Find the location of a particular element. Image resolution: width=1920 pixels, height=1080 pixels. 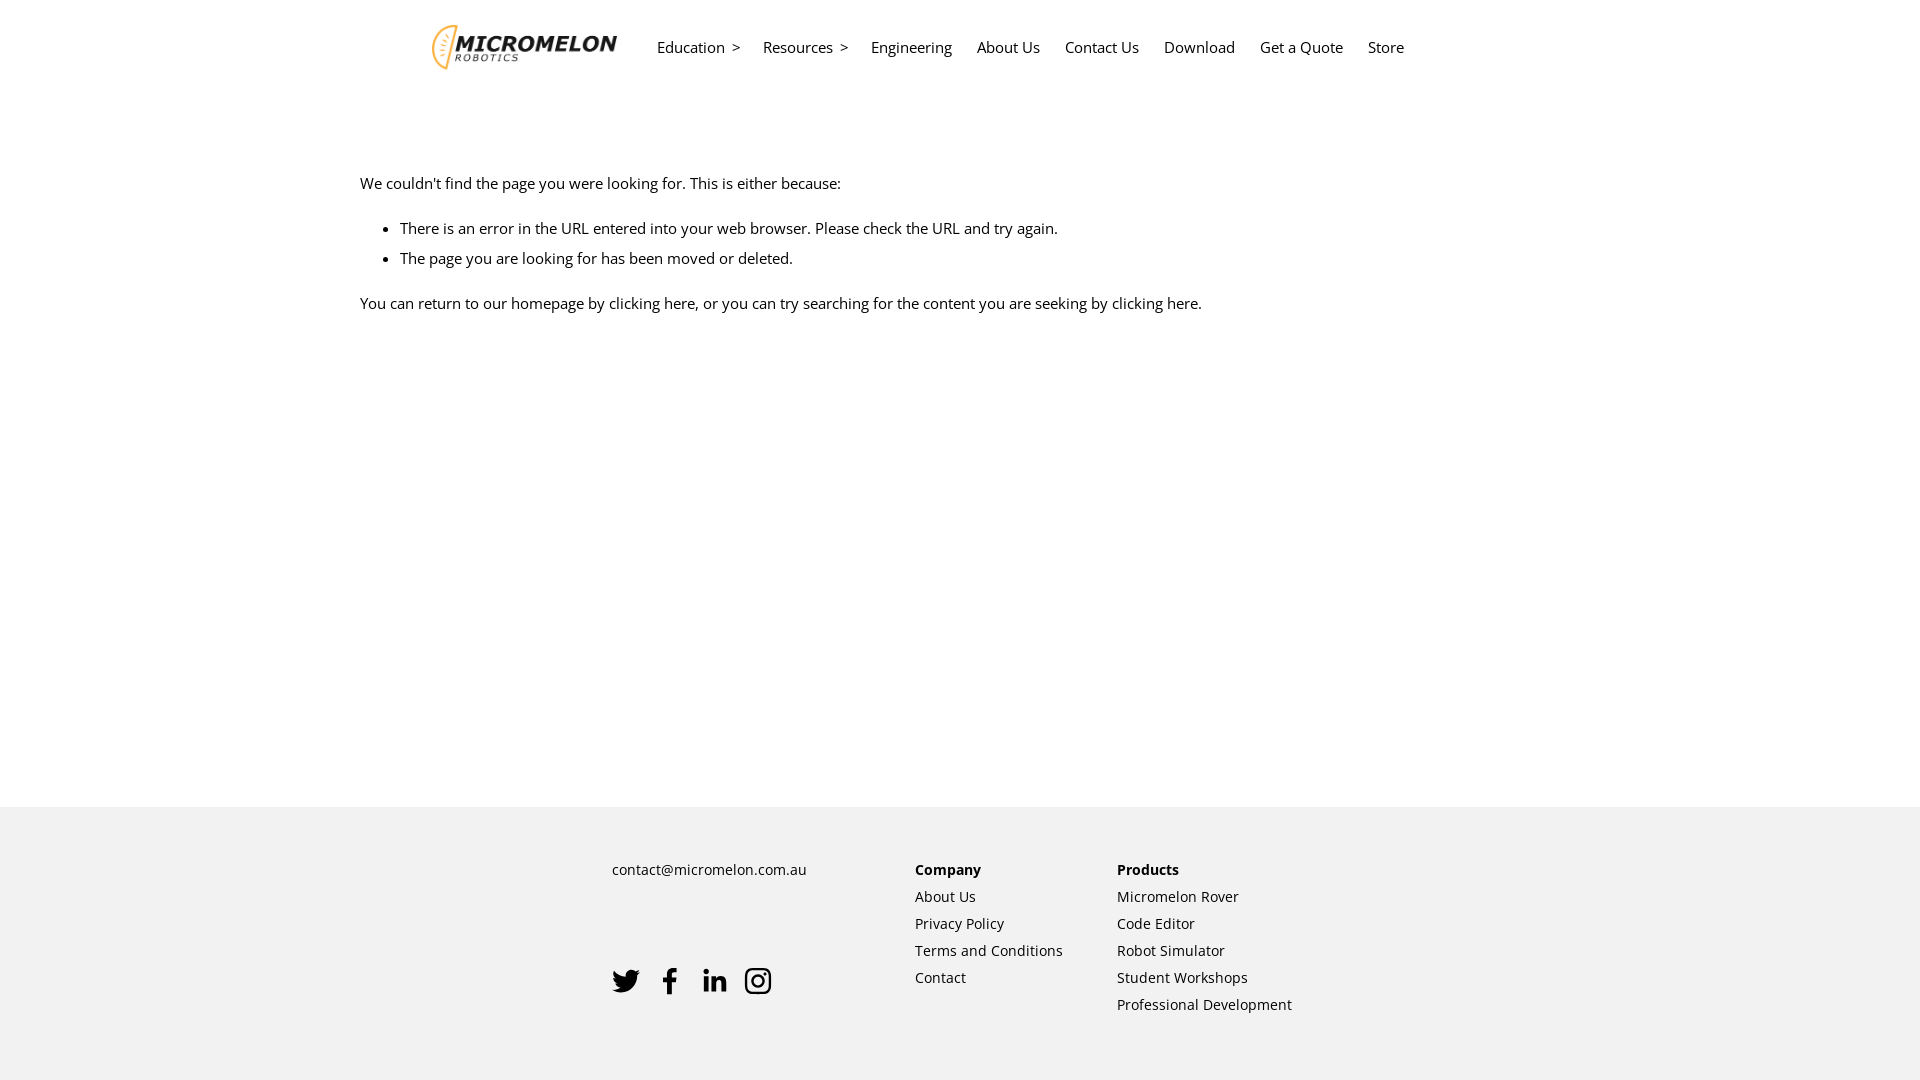

'Student Workshops' is located at coordinates (1182, 977).